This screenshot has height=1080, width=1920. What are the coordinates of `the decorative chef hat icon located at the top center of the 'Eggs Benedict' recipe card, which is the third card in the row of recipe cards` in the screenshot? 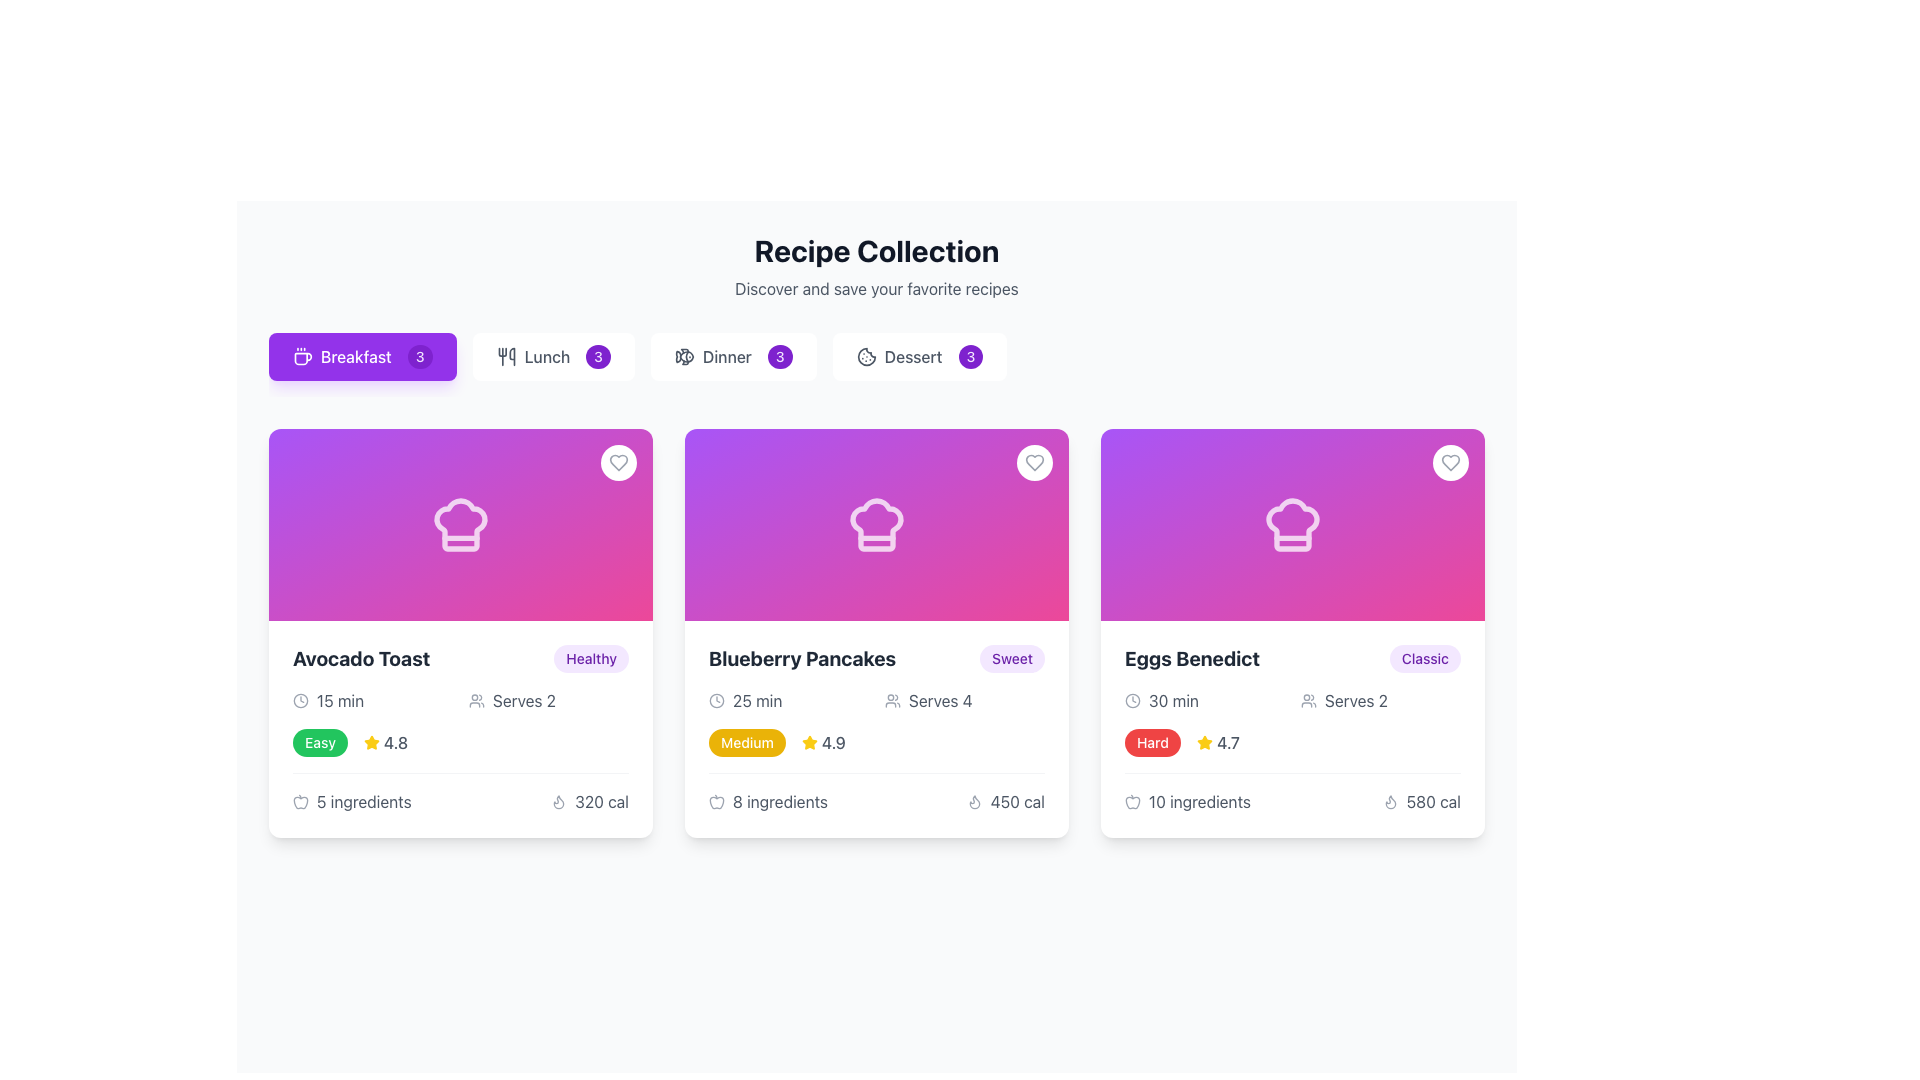 It's located at (1292, 523).